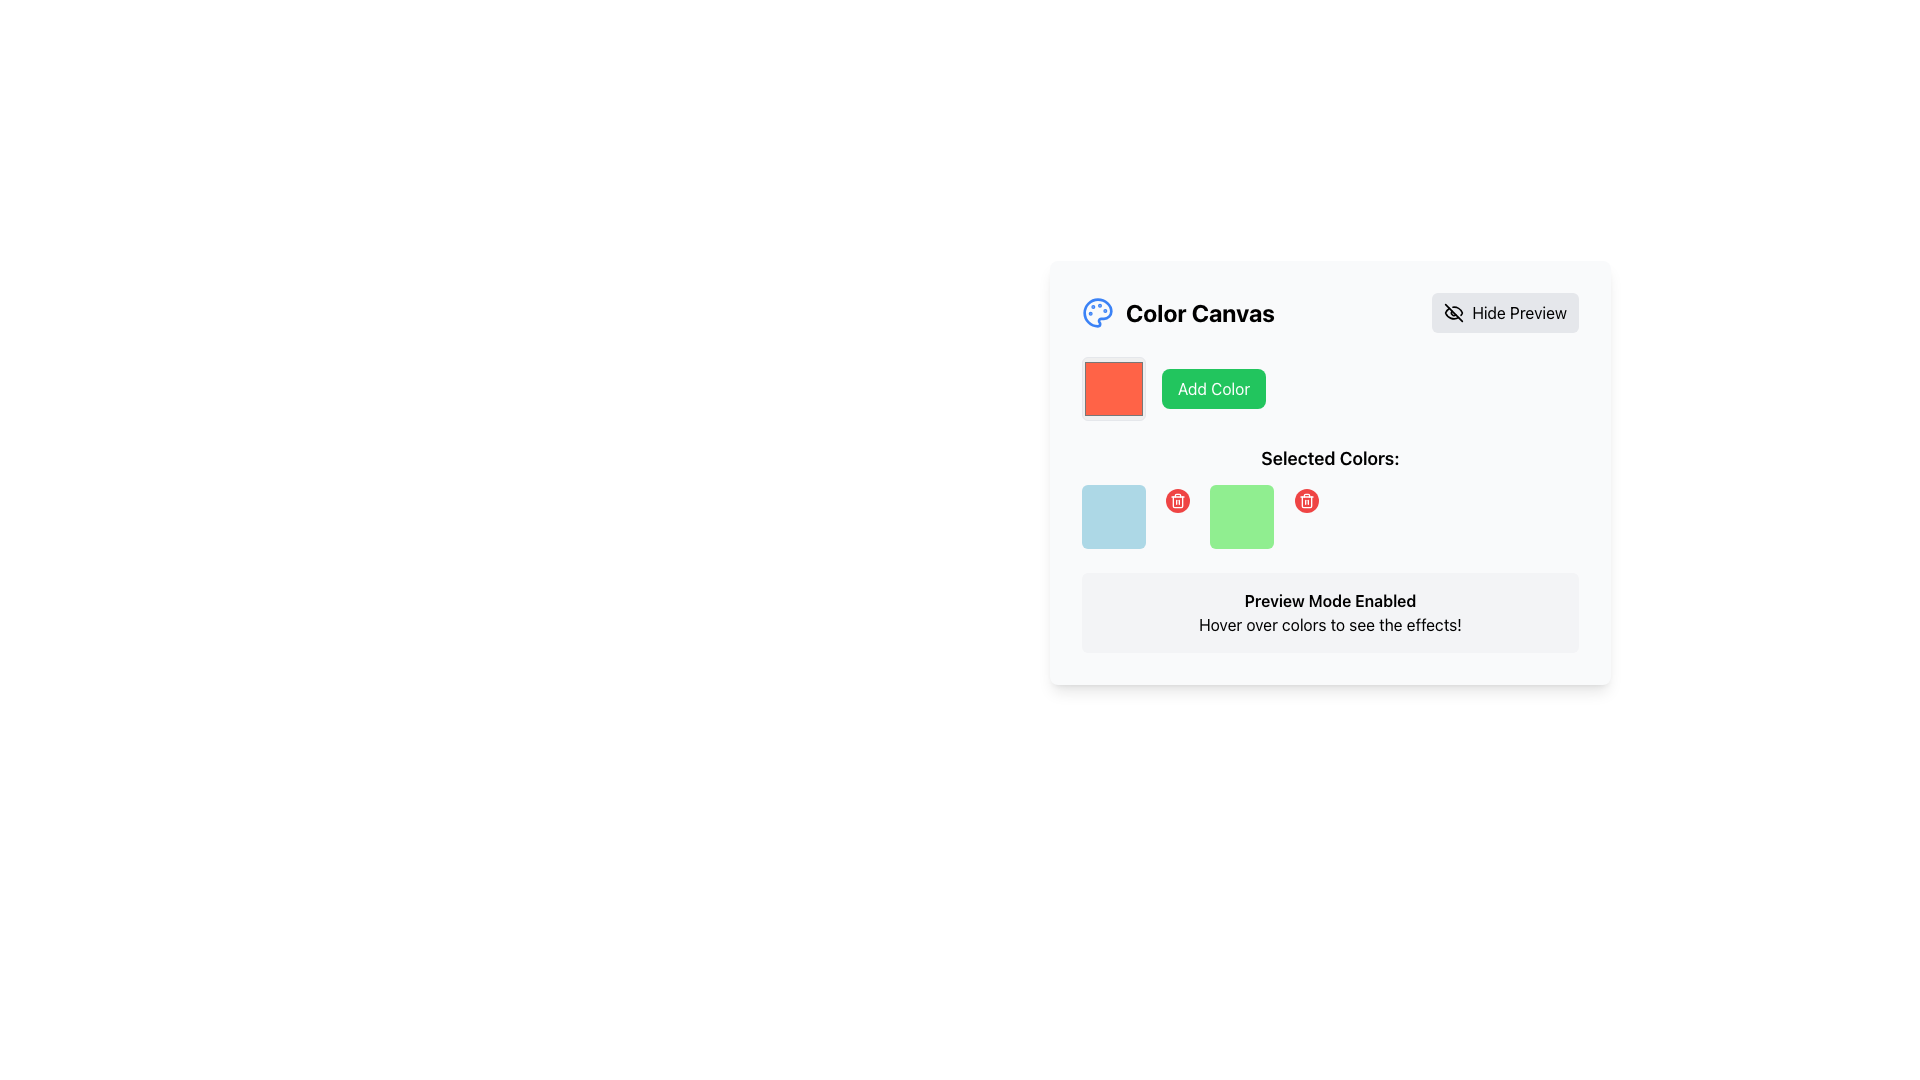 The width and height of the screenshot is (1920, 1080). What do you see at coordinates (1097, 312) in the screenshot?
I see `the decorative icon representing the 'Color Canvas' section, which is positioned to the left of the text 'Color Canvas' in the header section of the 'Color Canvas' widget` at bounding box center [1097, 312].